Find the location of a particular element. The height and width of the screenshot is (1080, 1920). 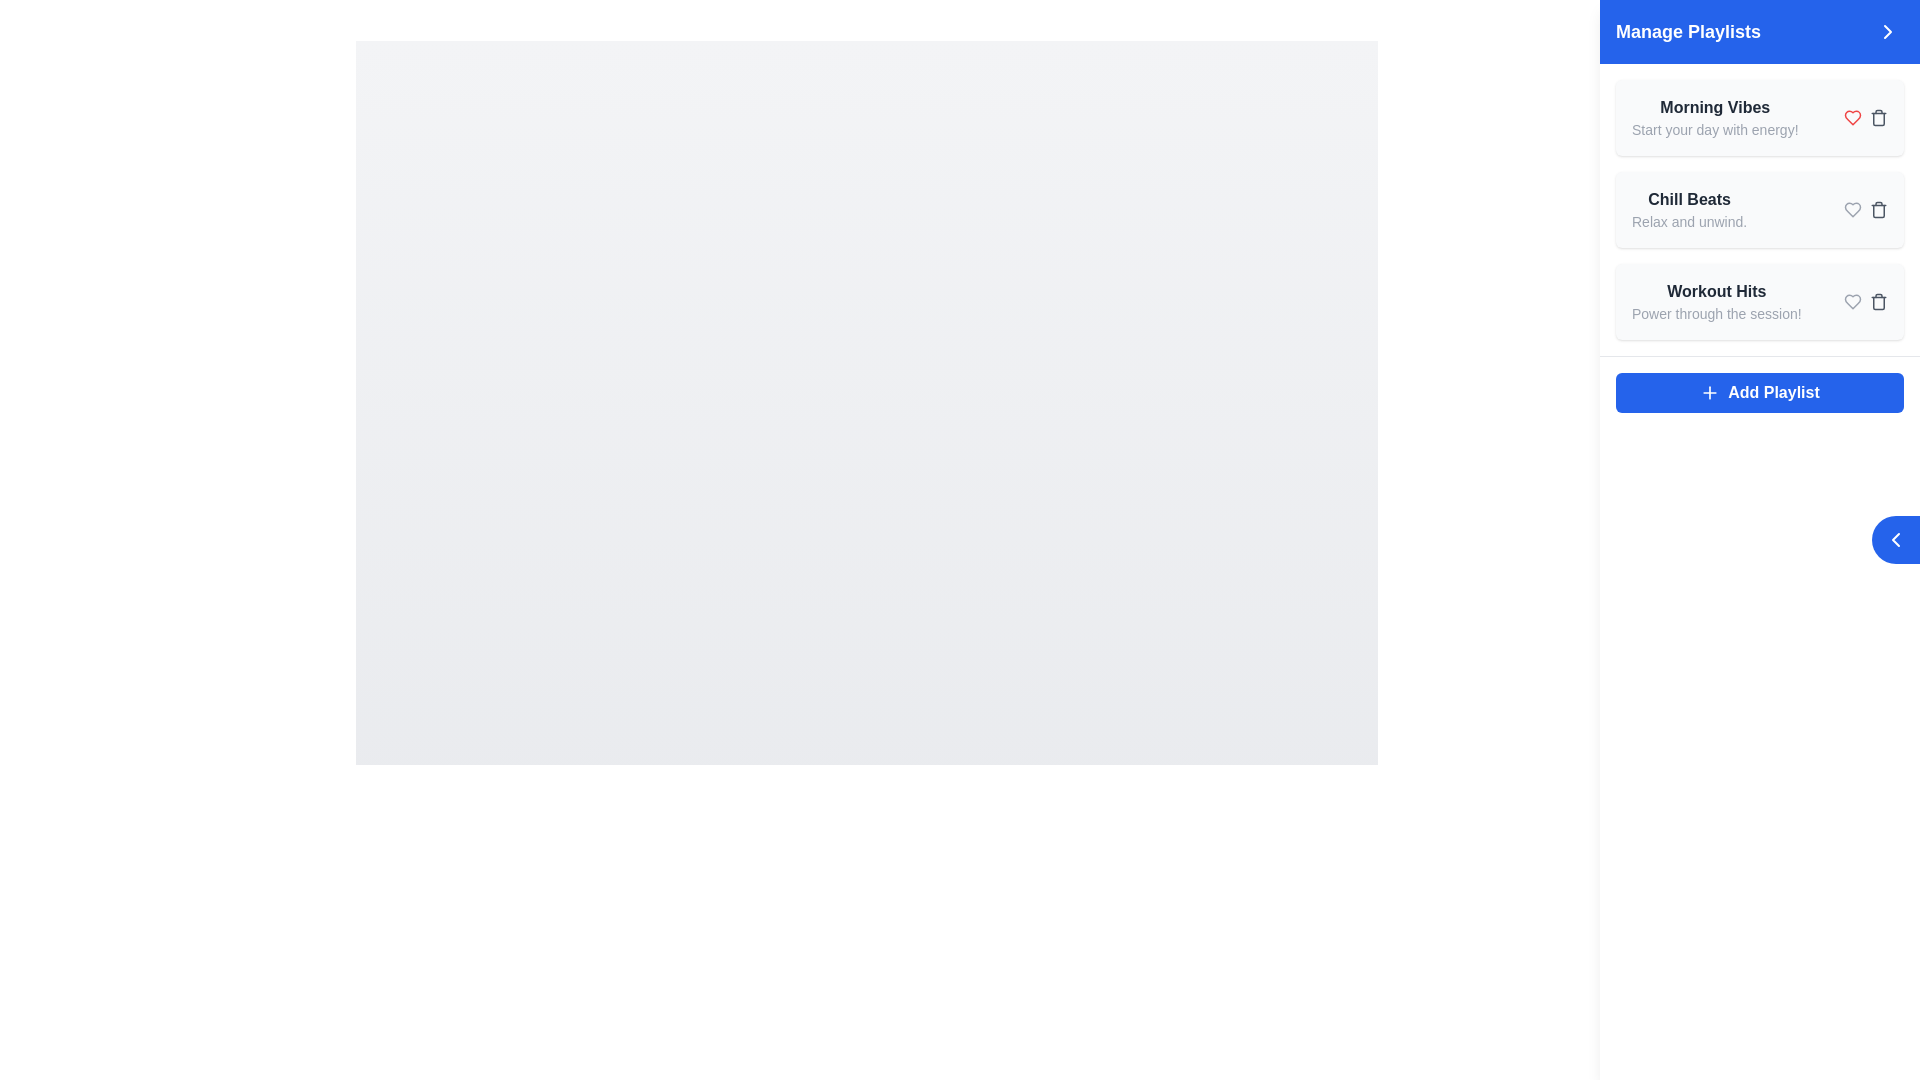

the gray text label that says 'Start your day with energy!' located beneath the title 'Morning Vibes' in the playlist management interface is located at coordinates (1714, 130).